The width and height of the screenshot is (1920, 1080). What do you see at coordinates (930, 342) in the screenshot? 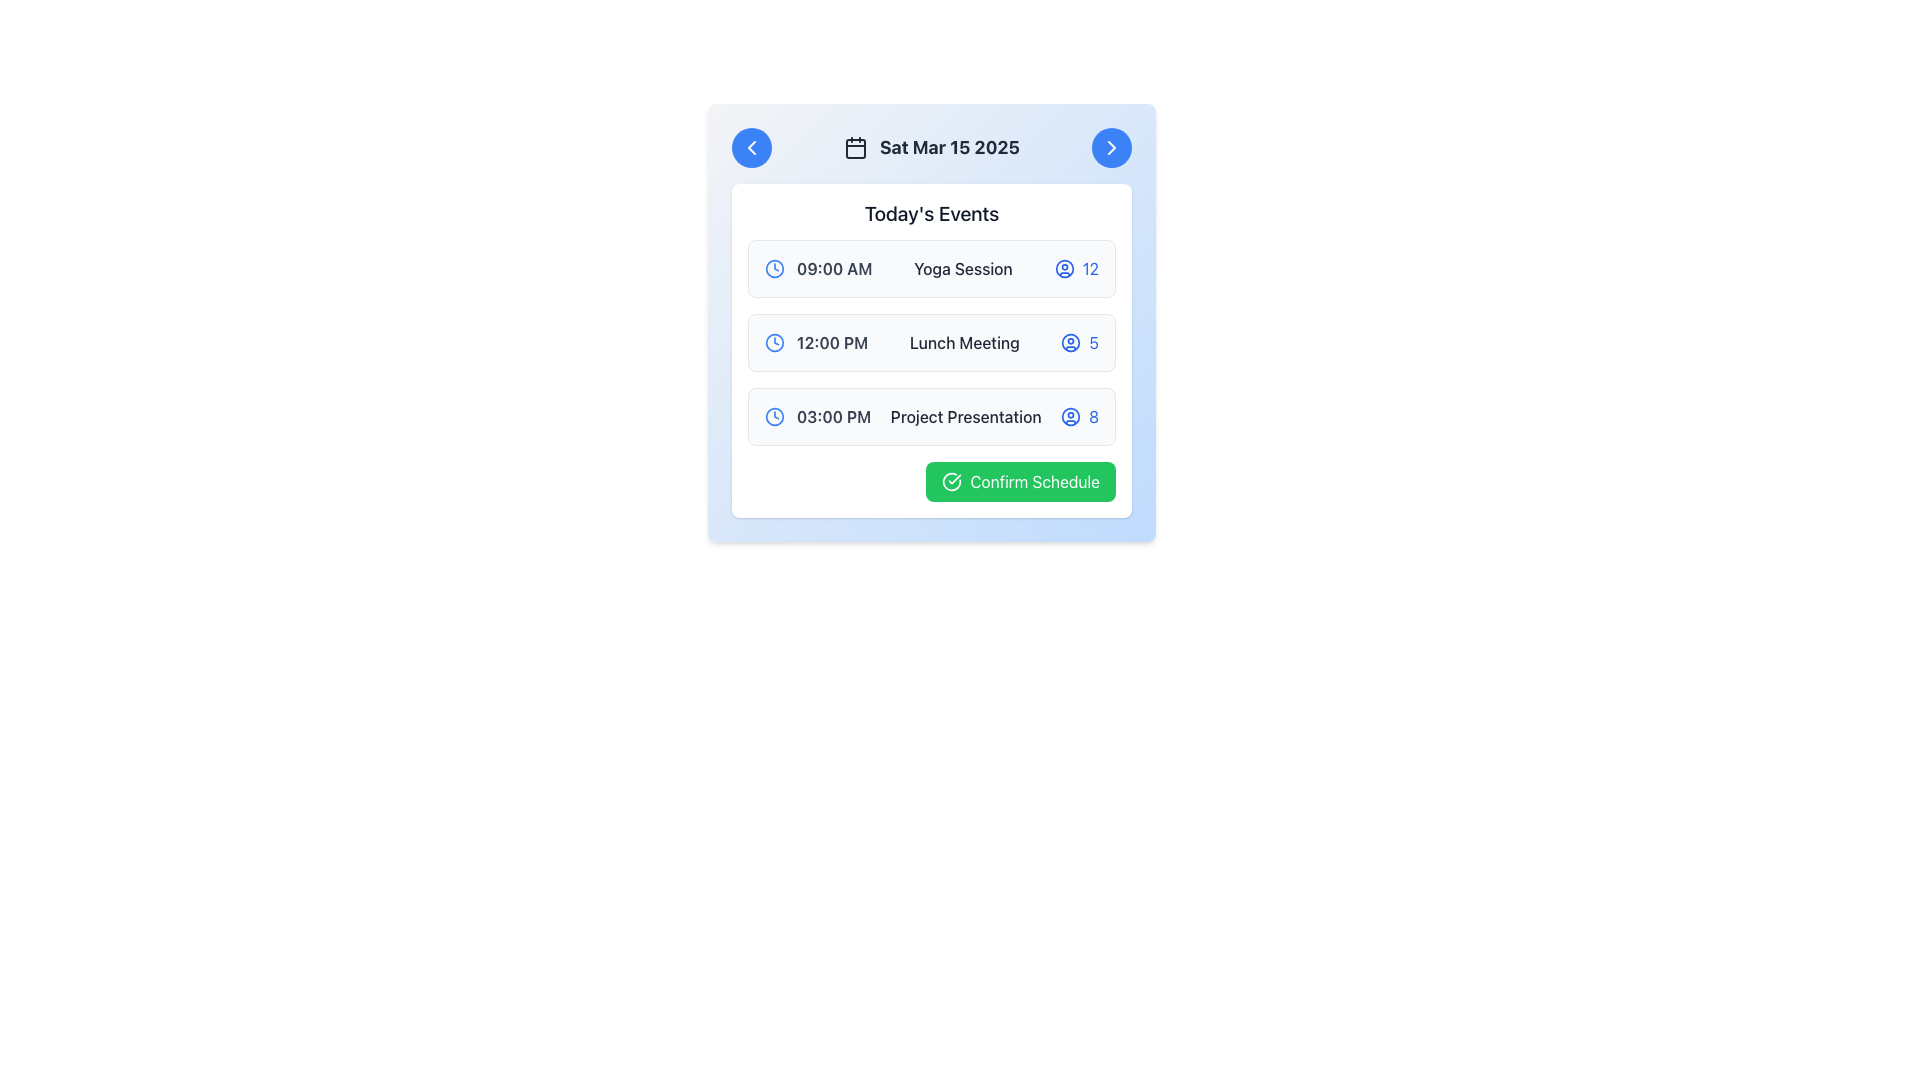
I see `the second event entry in the daily schedule` at bounding box center [930, 342].